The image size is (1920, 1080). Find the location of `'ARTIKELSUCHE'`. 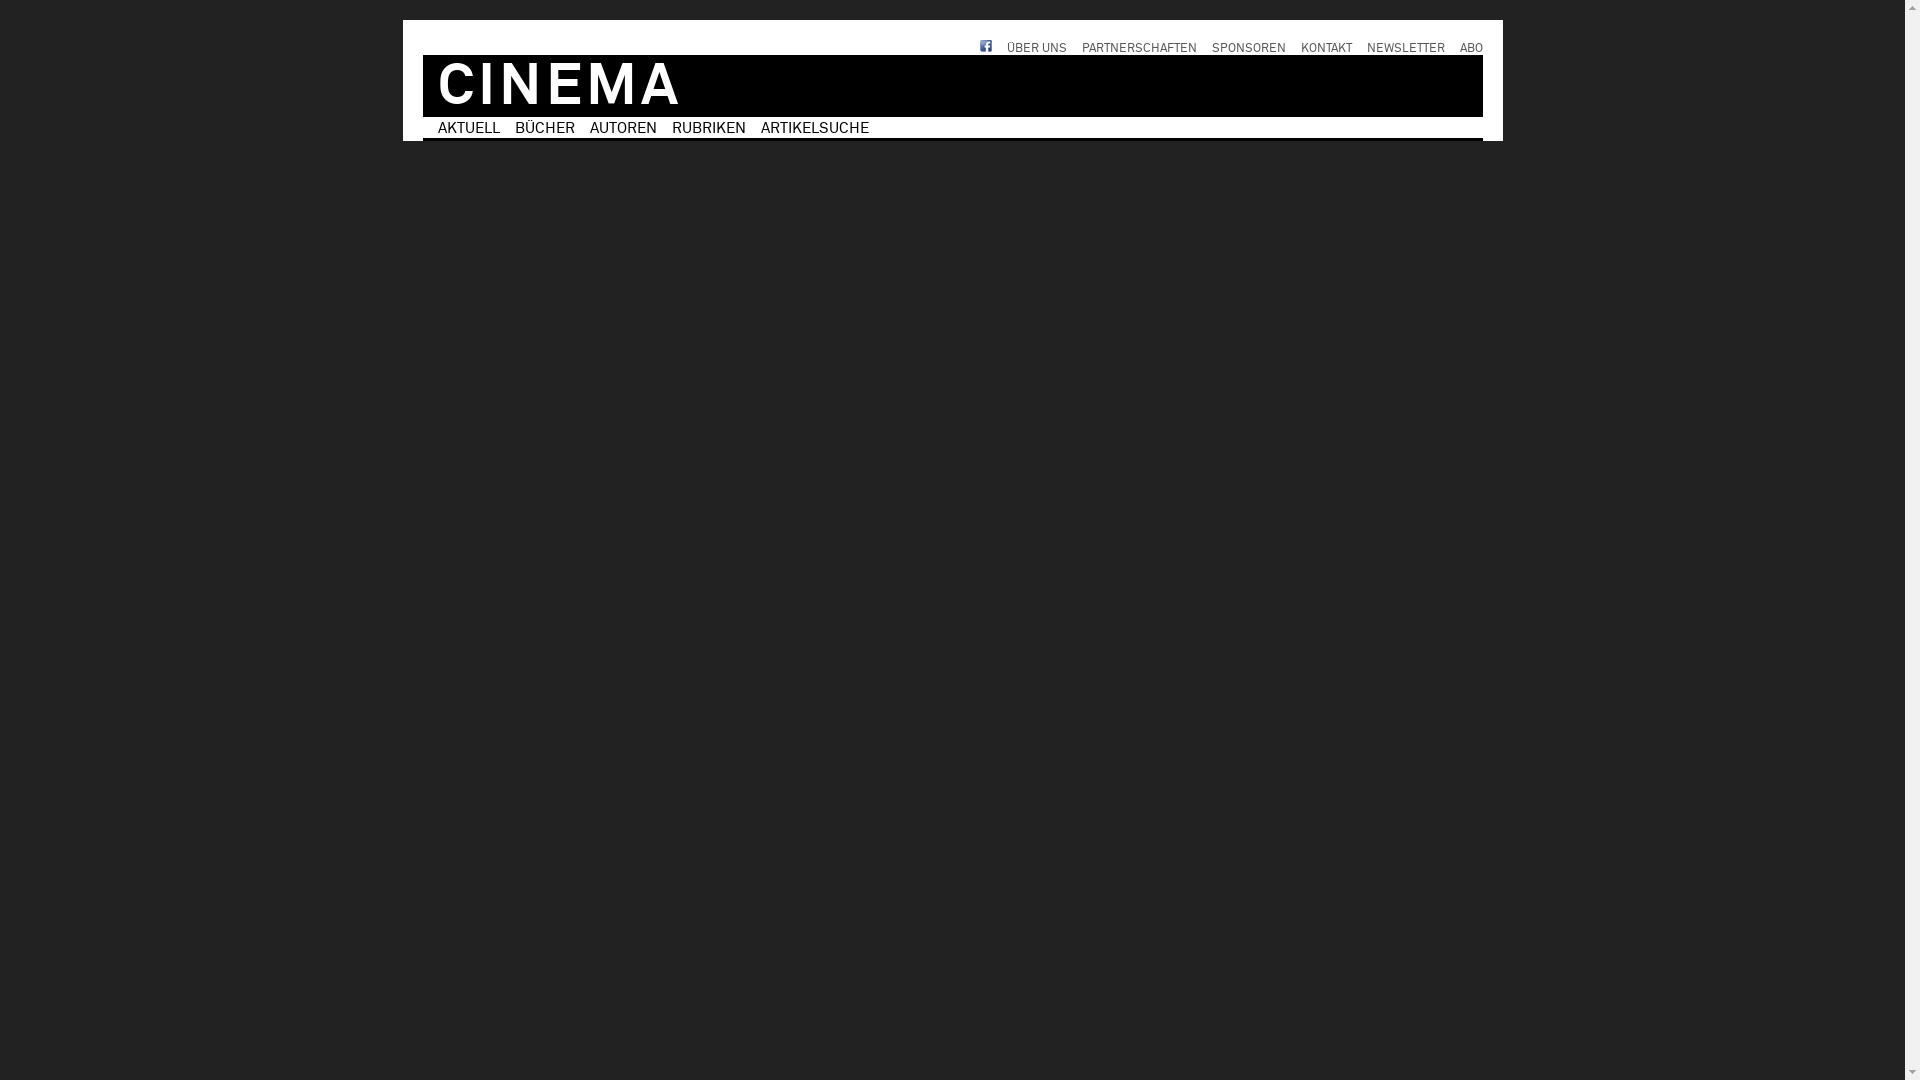

'ARTIKELSUCHE' is located at coordinates (814, 128).